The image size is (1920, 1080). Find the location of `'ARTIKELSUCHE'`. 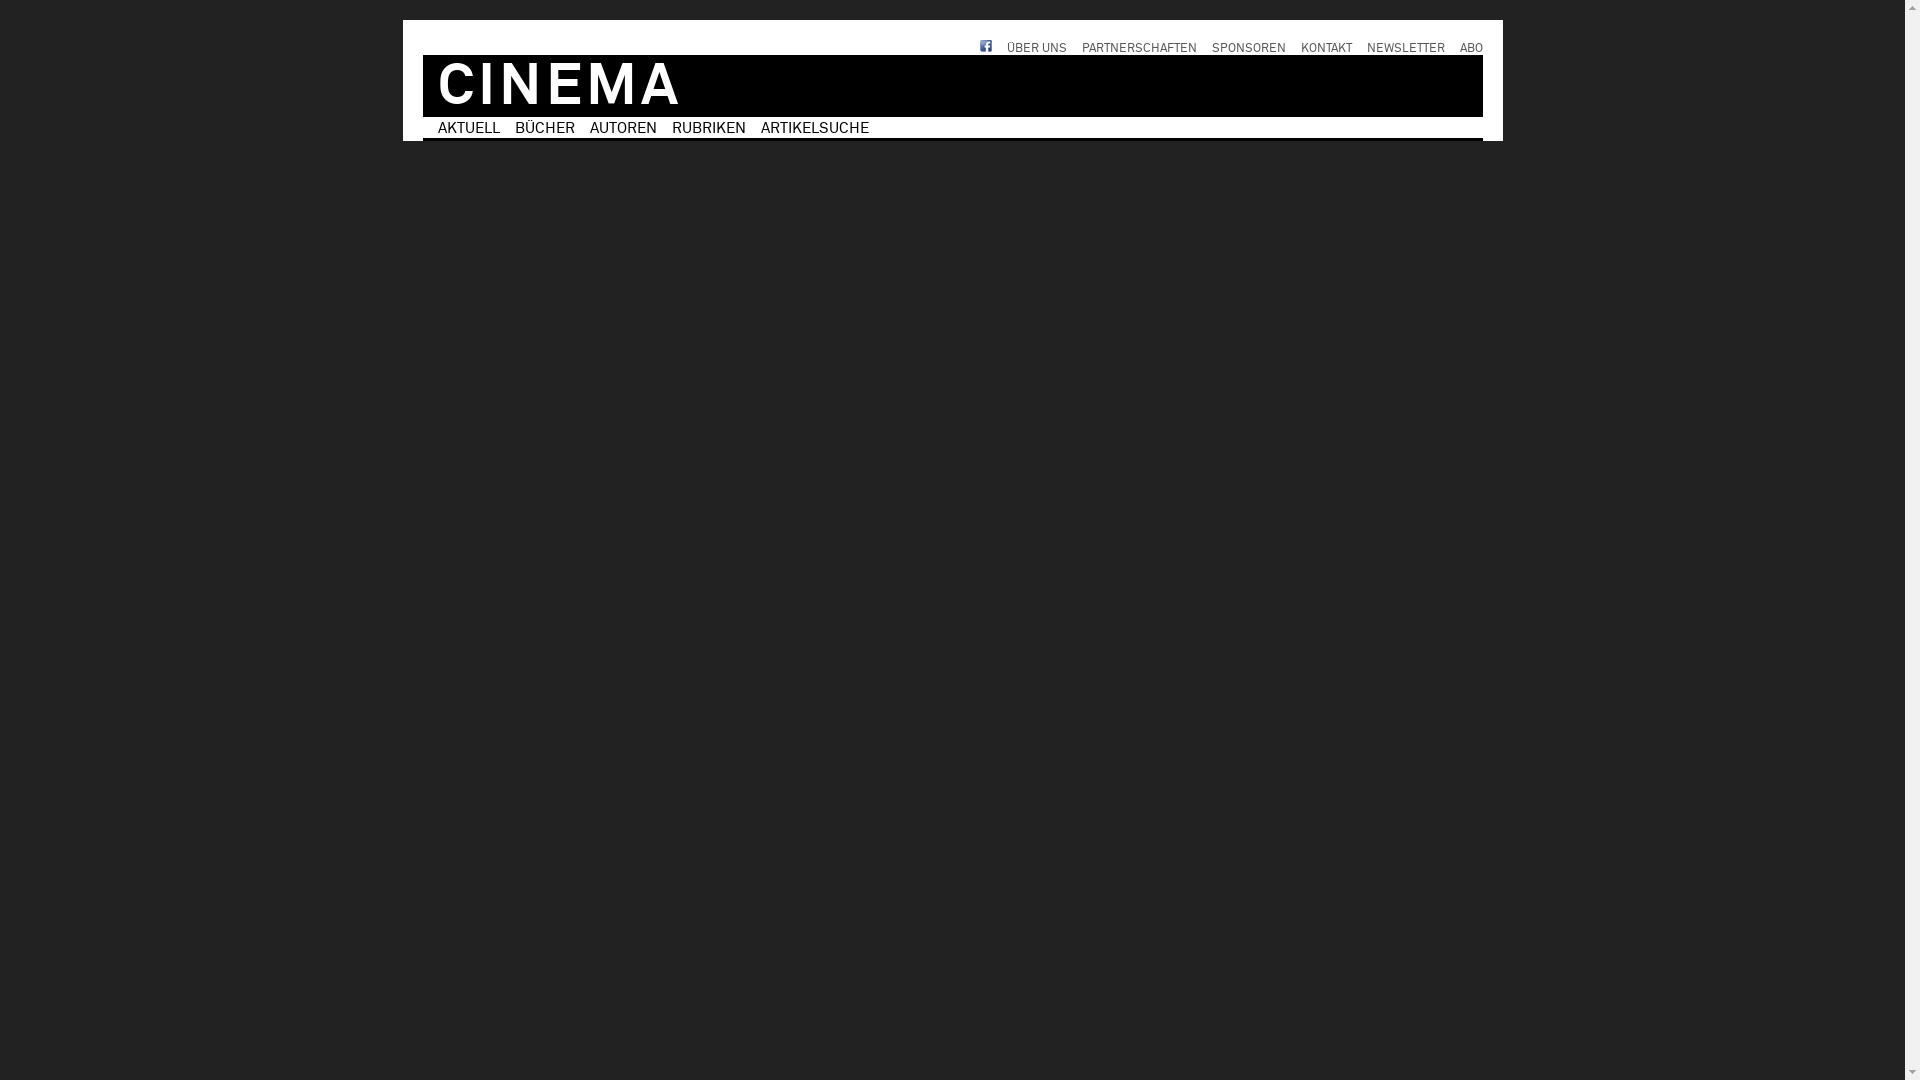

'ARTIKELSUCHE' is located at coordinates (814, 128).